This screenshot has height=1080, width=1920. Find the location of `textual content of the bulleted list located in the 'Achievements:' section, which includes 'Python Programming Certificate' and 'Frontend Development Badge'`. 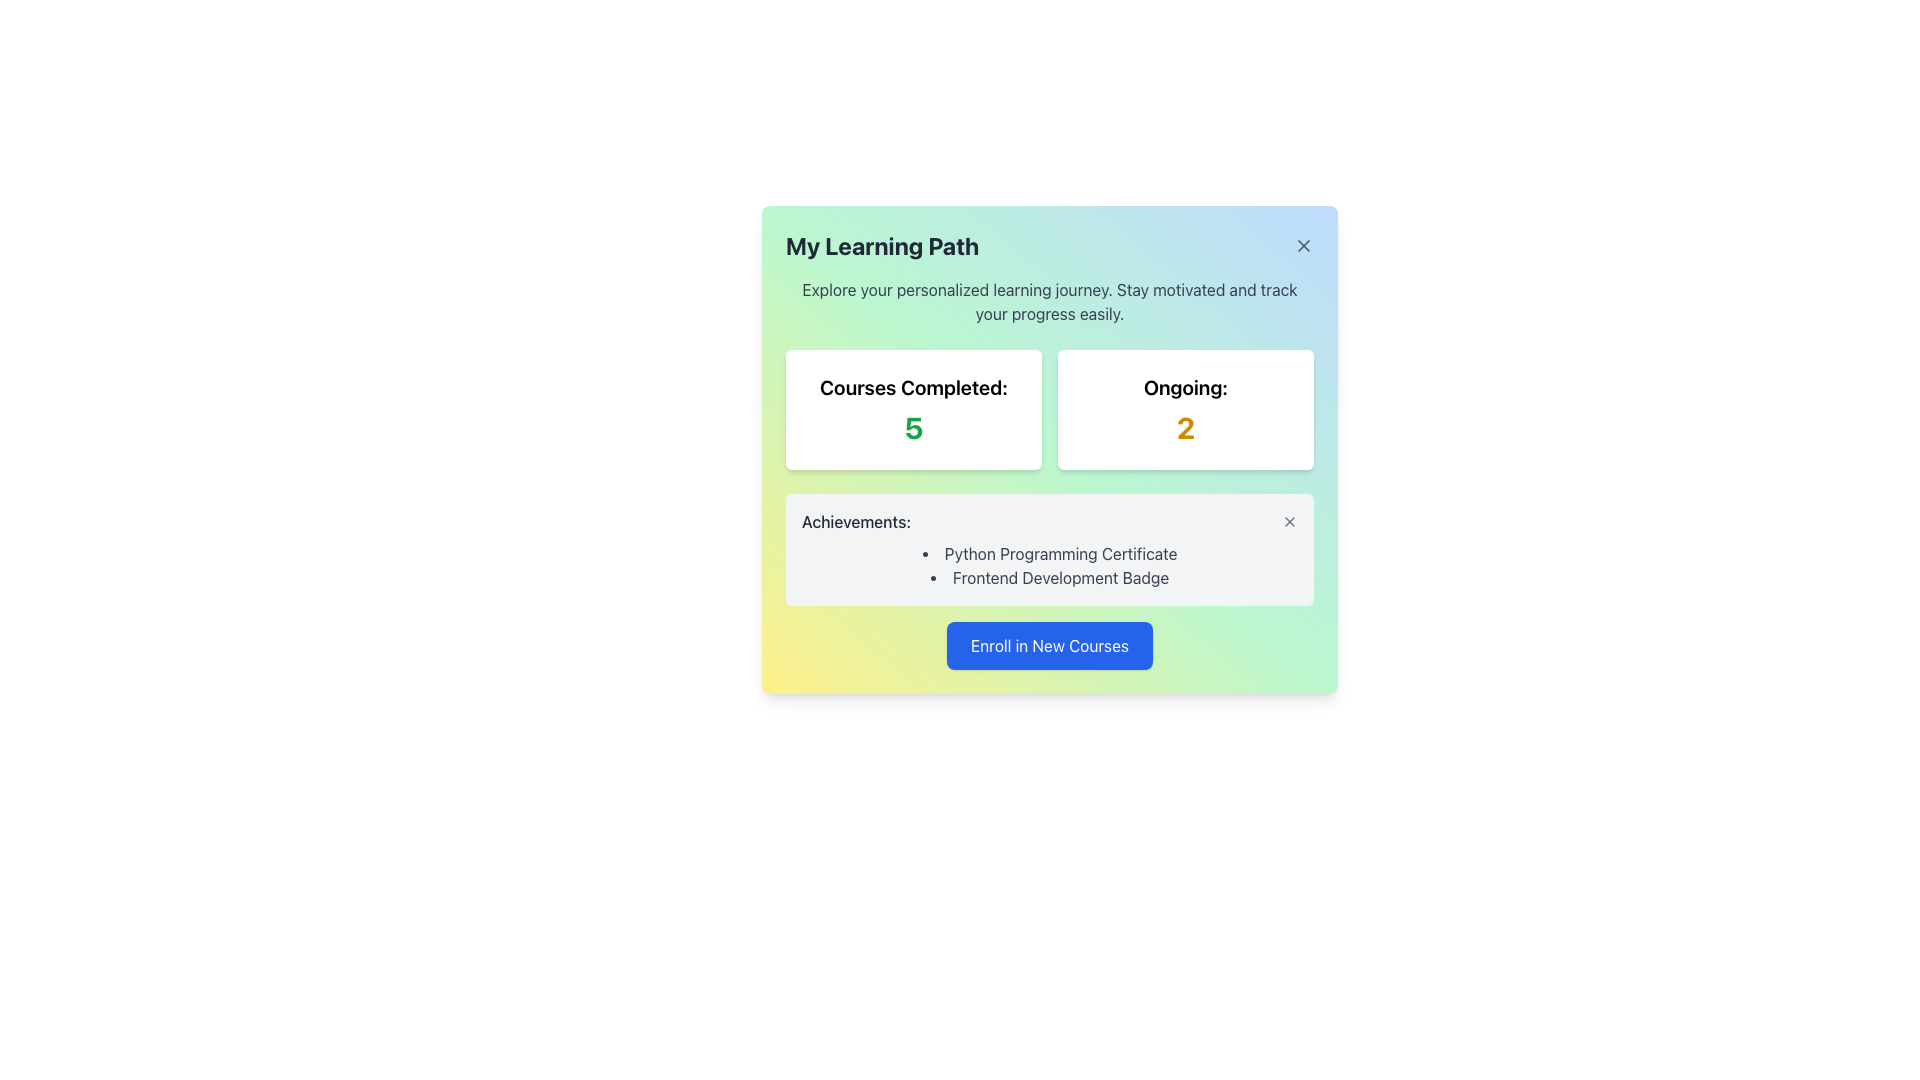

textual content of the bulleted list located in the 'Achievements:' section, which includes 'Python Programming Certificate' and 'Frontend Development Badge' is located at coordinates (1049, 566).